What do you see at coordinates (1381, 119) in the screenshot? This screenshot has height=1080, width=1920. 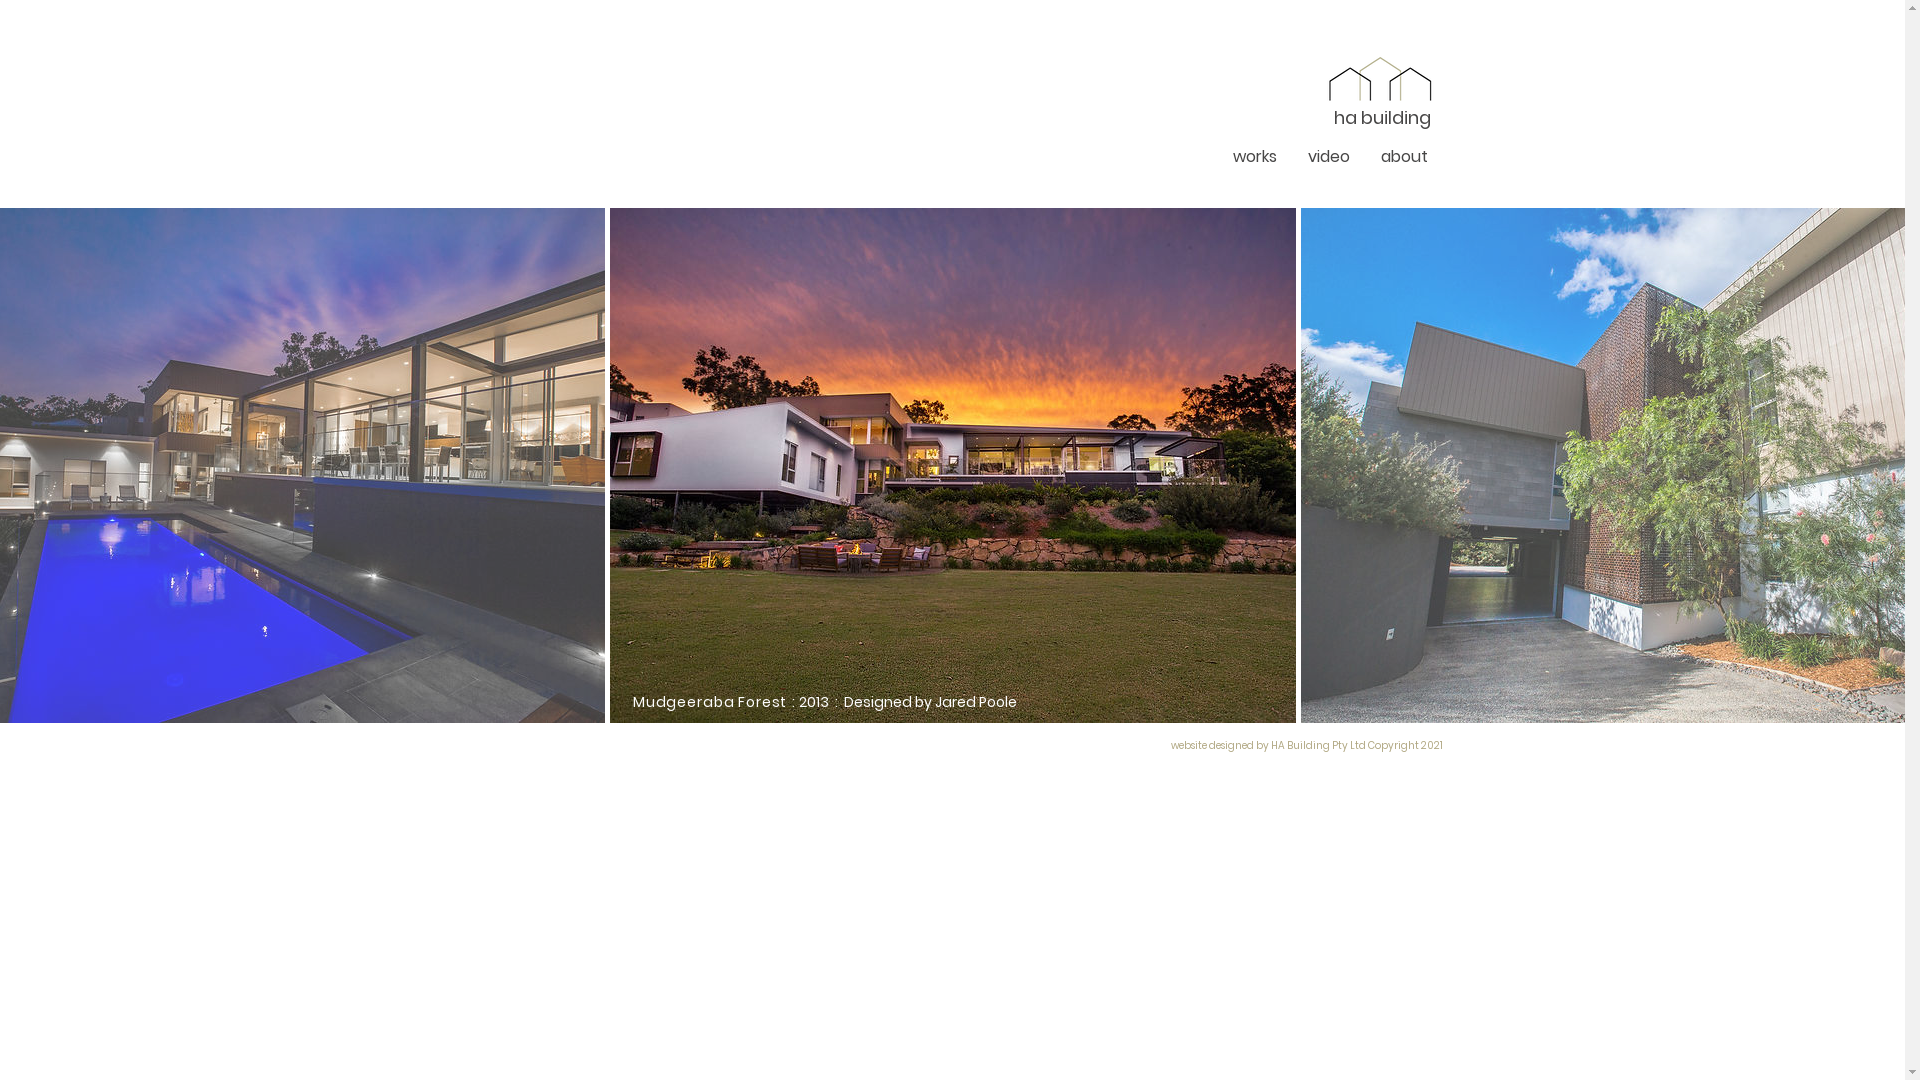 I see `'ha building'` at bounding box center [1381, 119].